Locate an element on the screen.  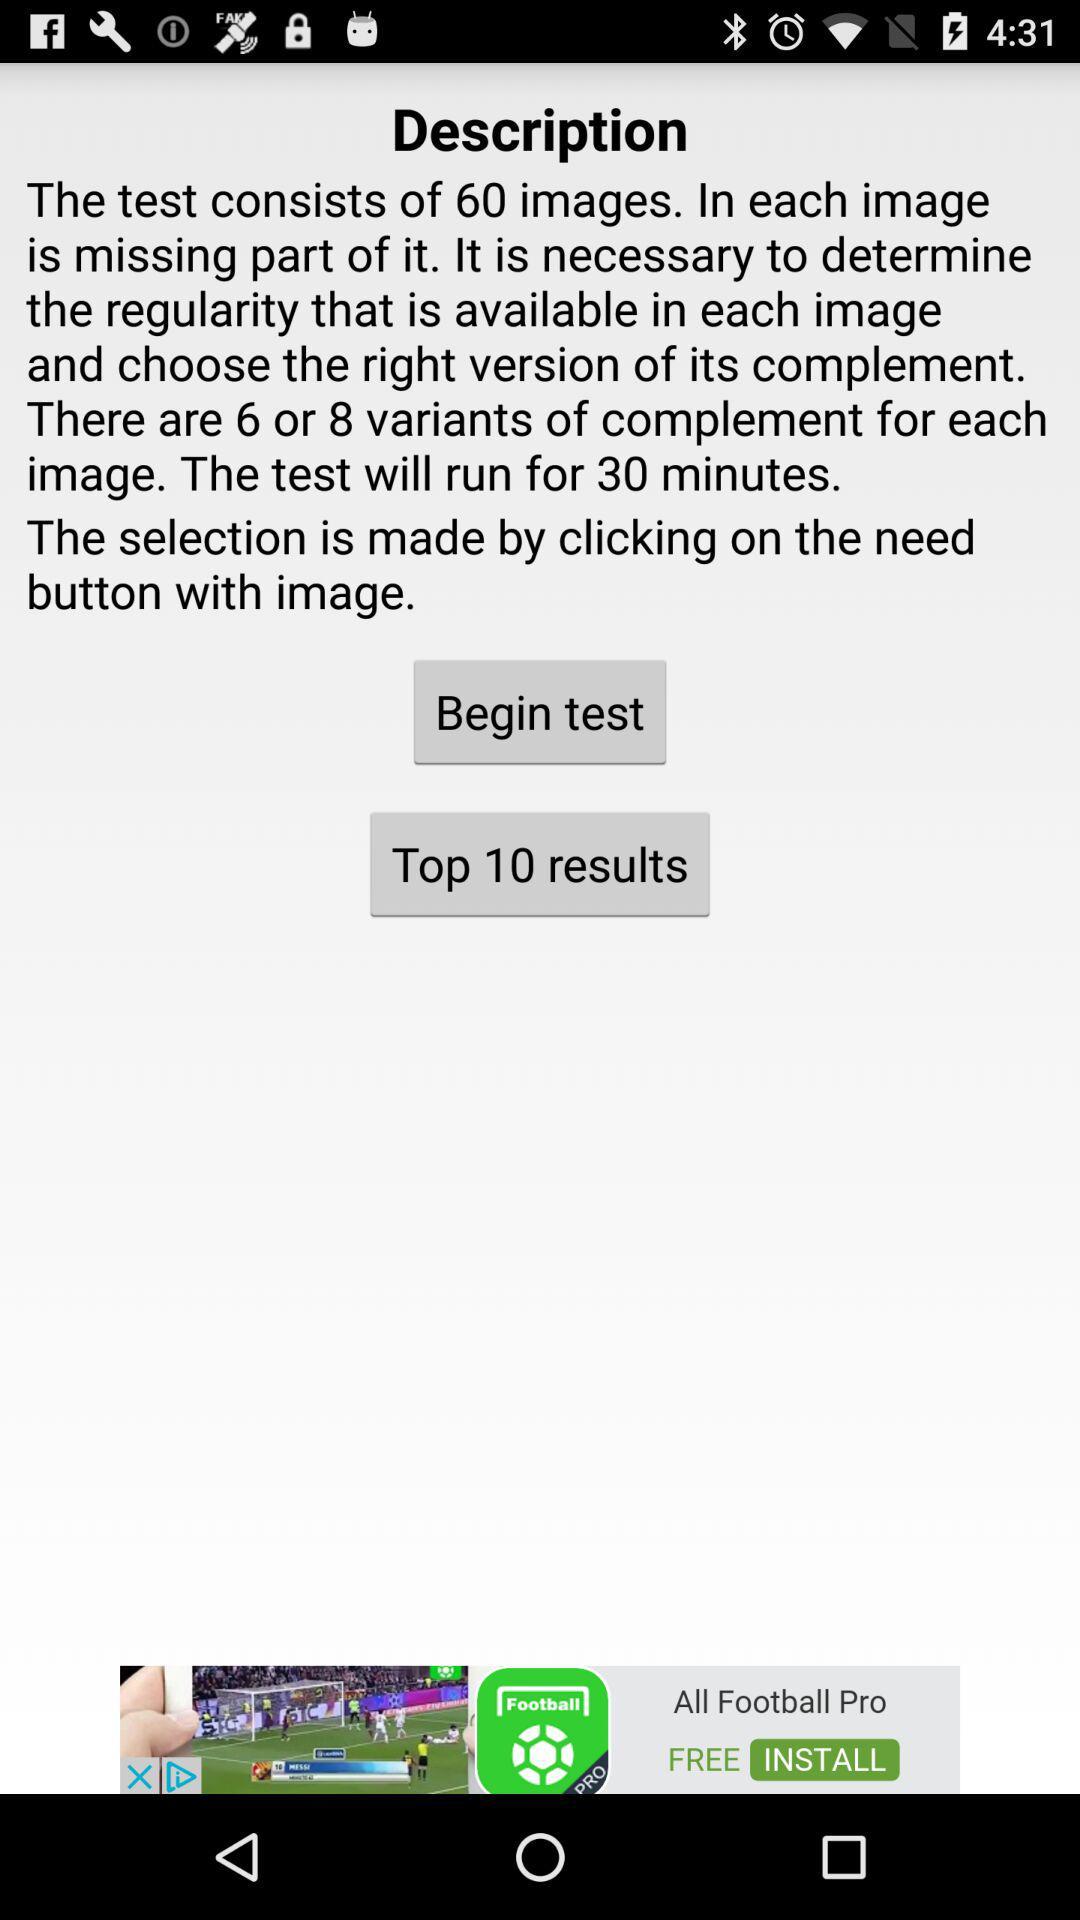
advertisement website is located at coordinates (540, 1727).